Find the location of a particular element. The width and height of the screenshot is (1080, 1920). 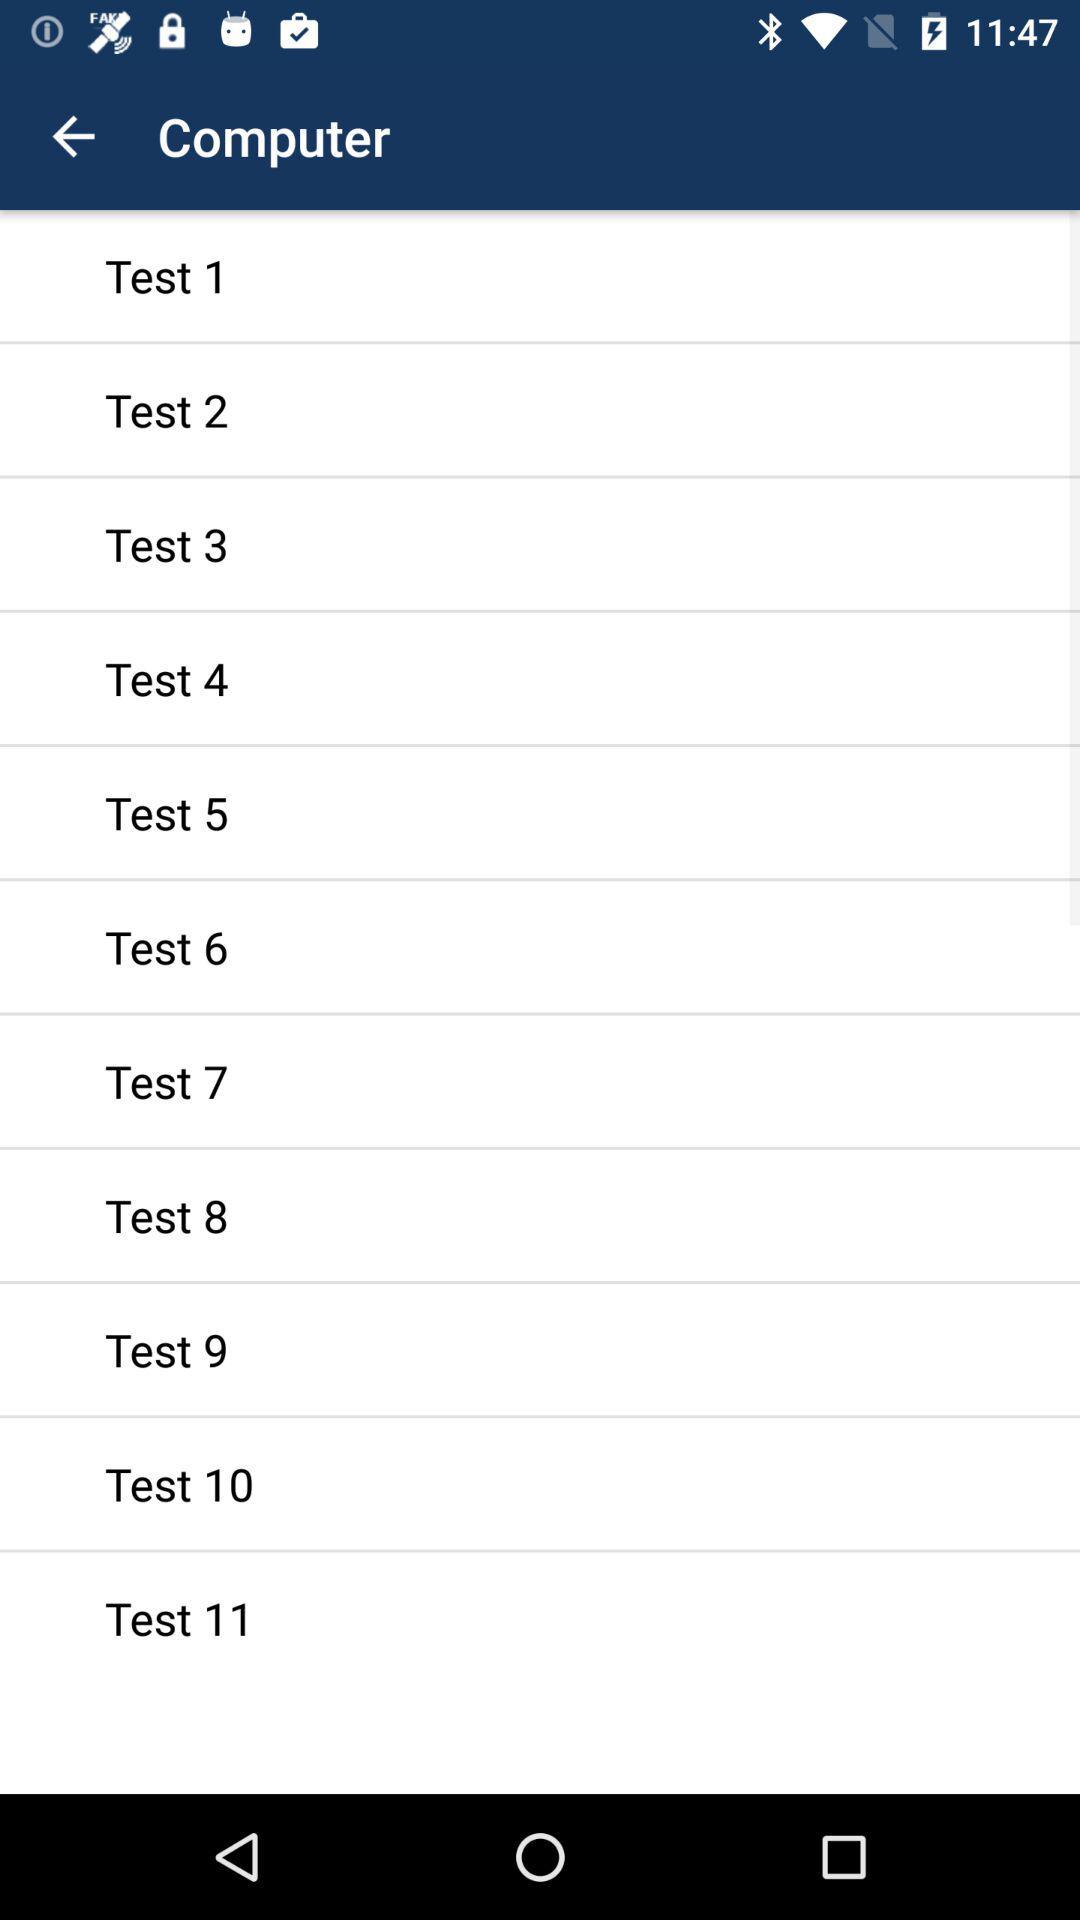

the item below the test 6 icon is located at coordinates (540, 1080).